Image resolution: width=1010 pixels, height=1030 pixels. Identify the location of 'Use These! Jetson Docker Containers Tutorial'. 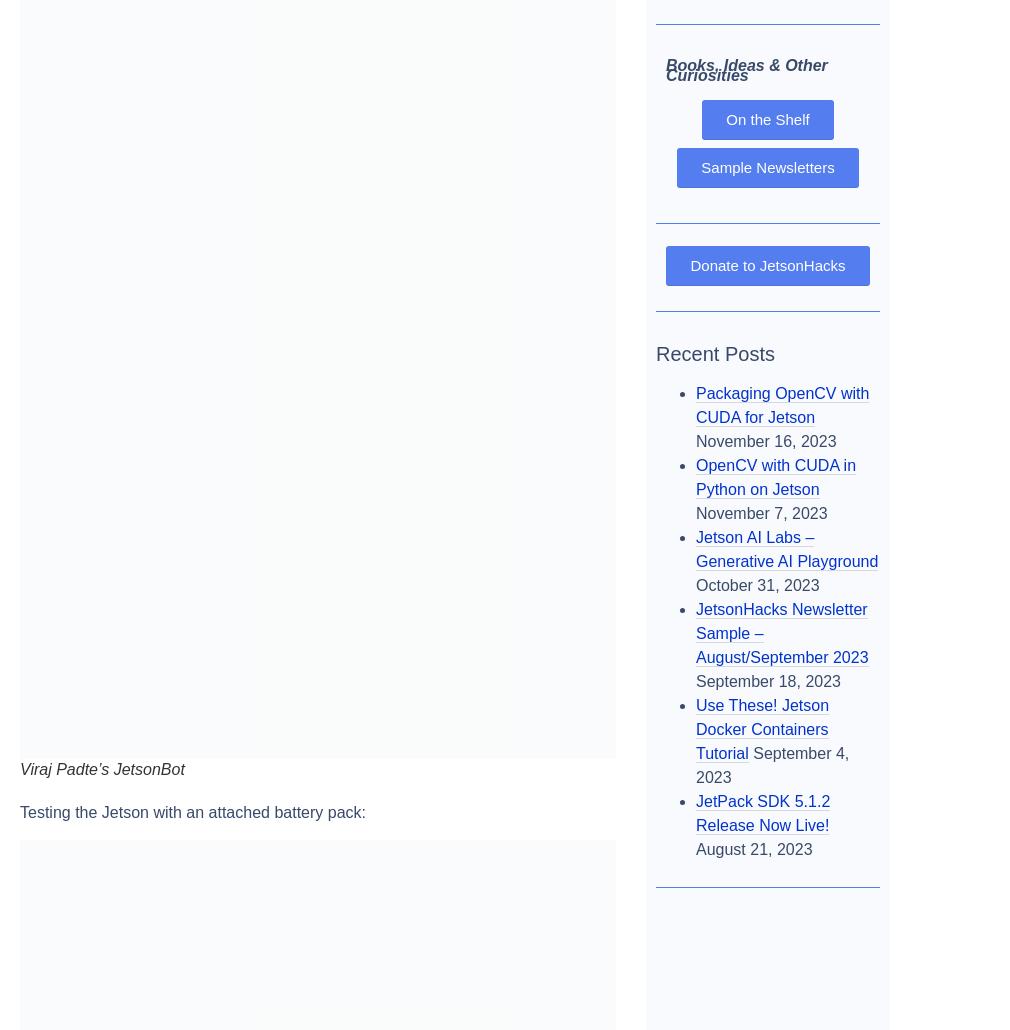
(694, 728).